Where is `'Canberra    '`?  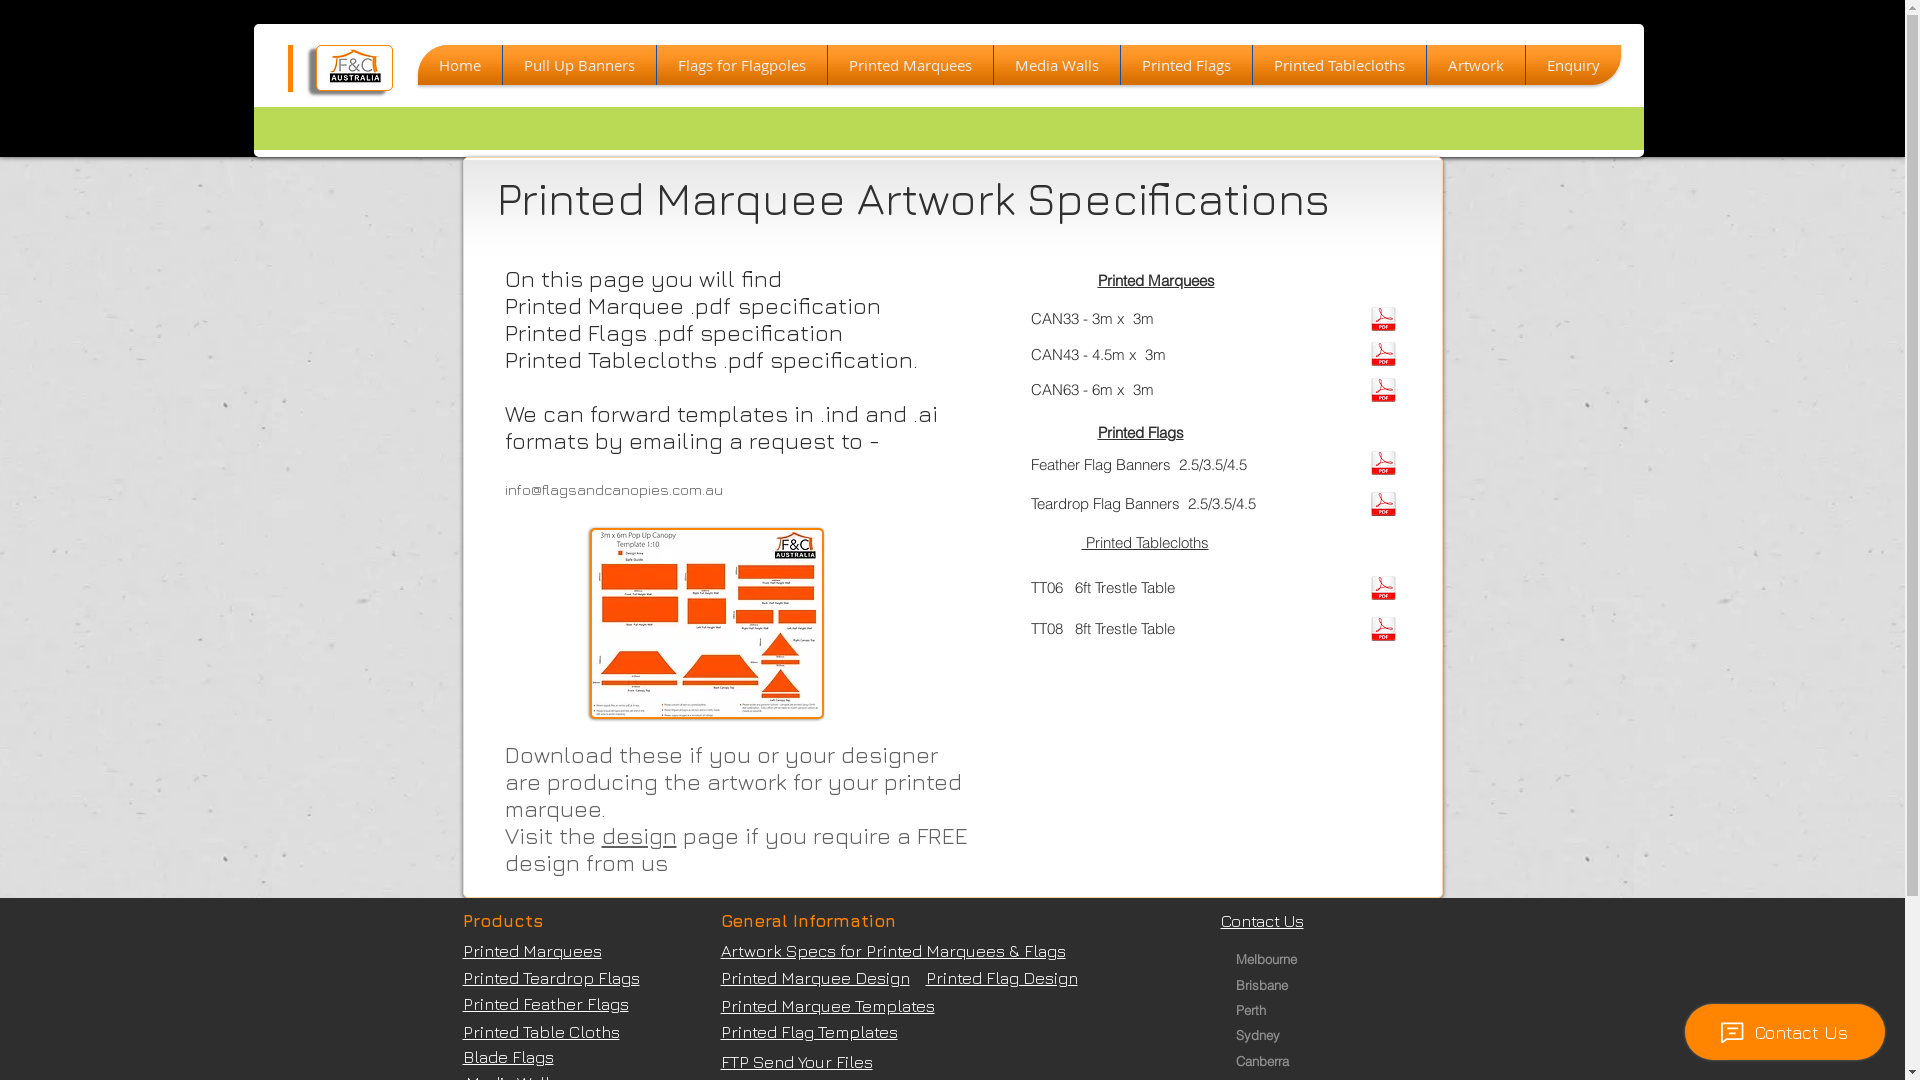
'Canberra    ' is located at coordinates (1269, 1059).